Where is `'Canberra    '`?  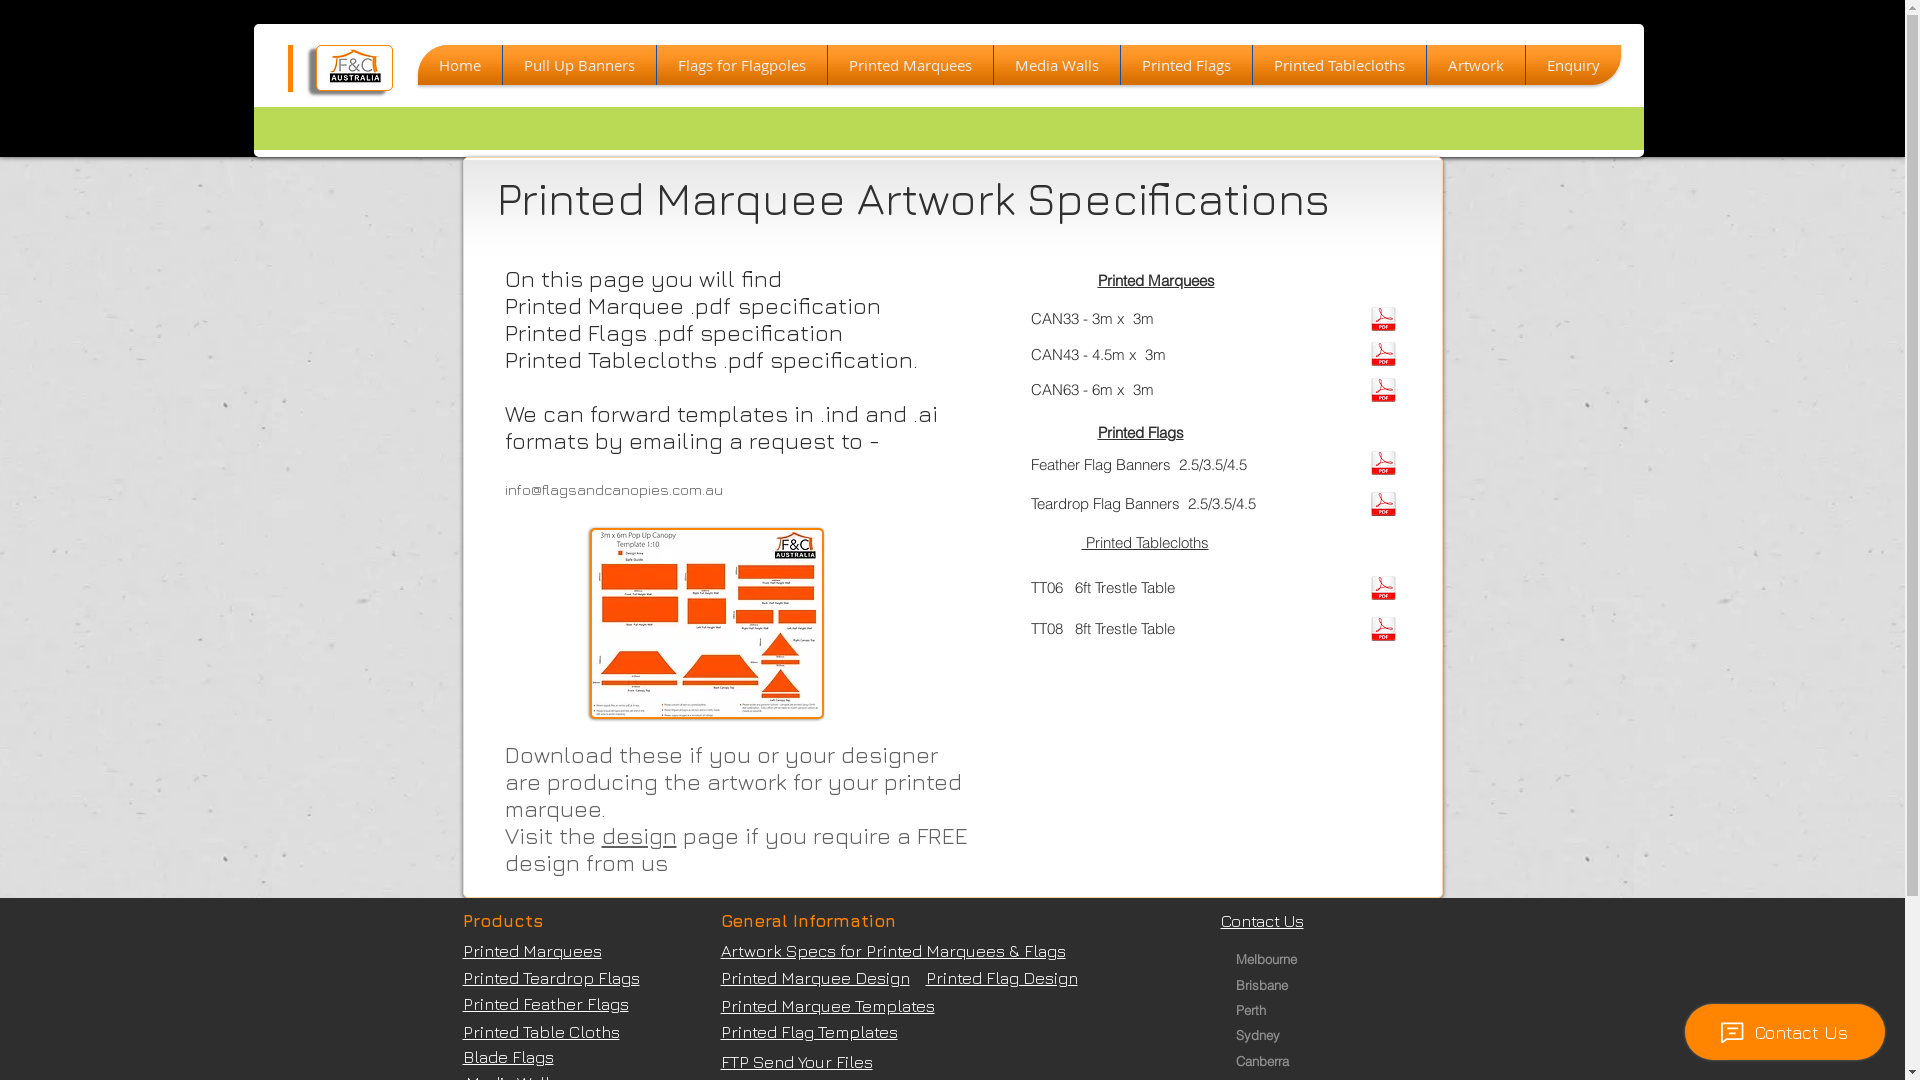
'Canberra    ' is located at coordinates (1269, 1059).